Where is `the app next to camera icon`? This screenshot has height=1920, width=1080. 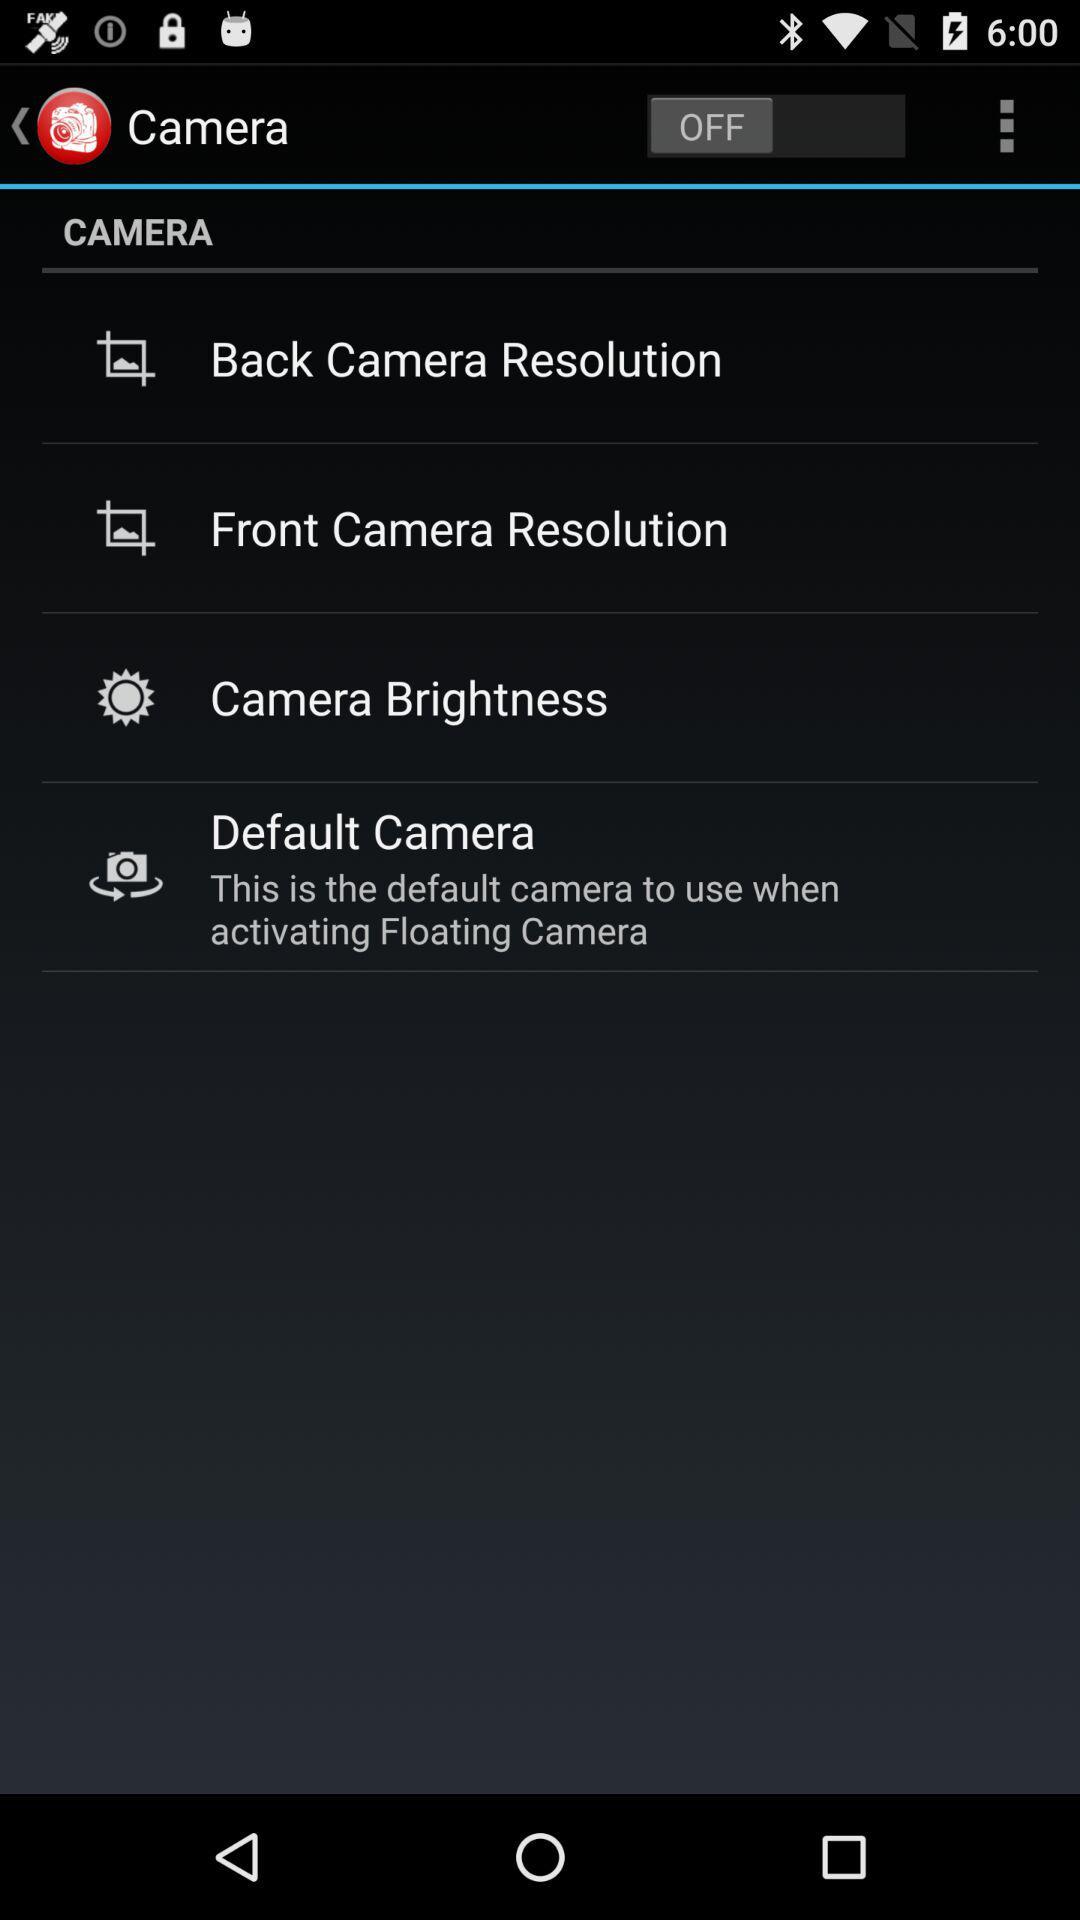 the app next to camera icon is located at coordinates (775, 124).